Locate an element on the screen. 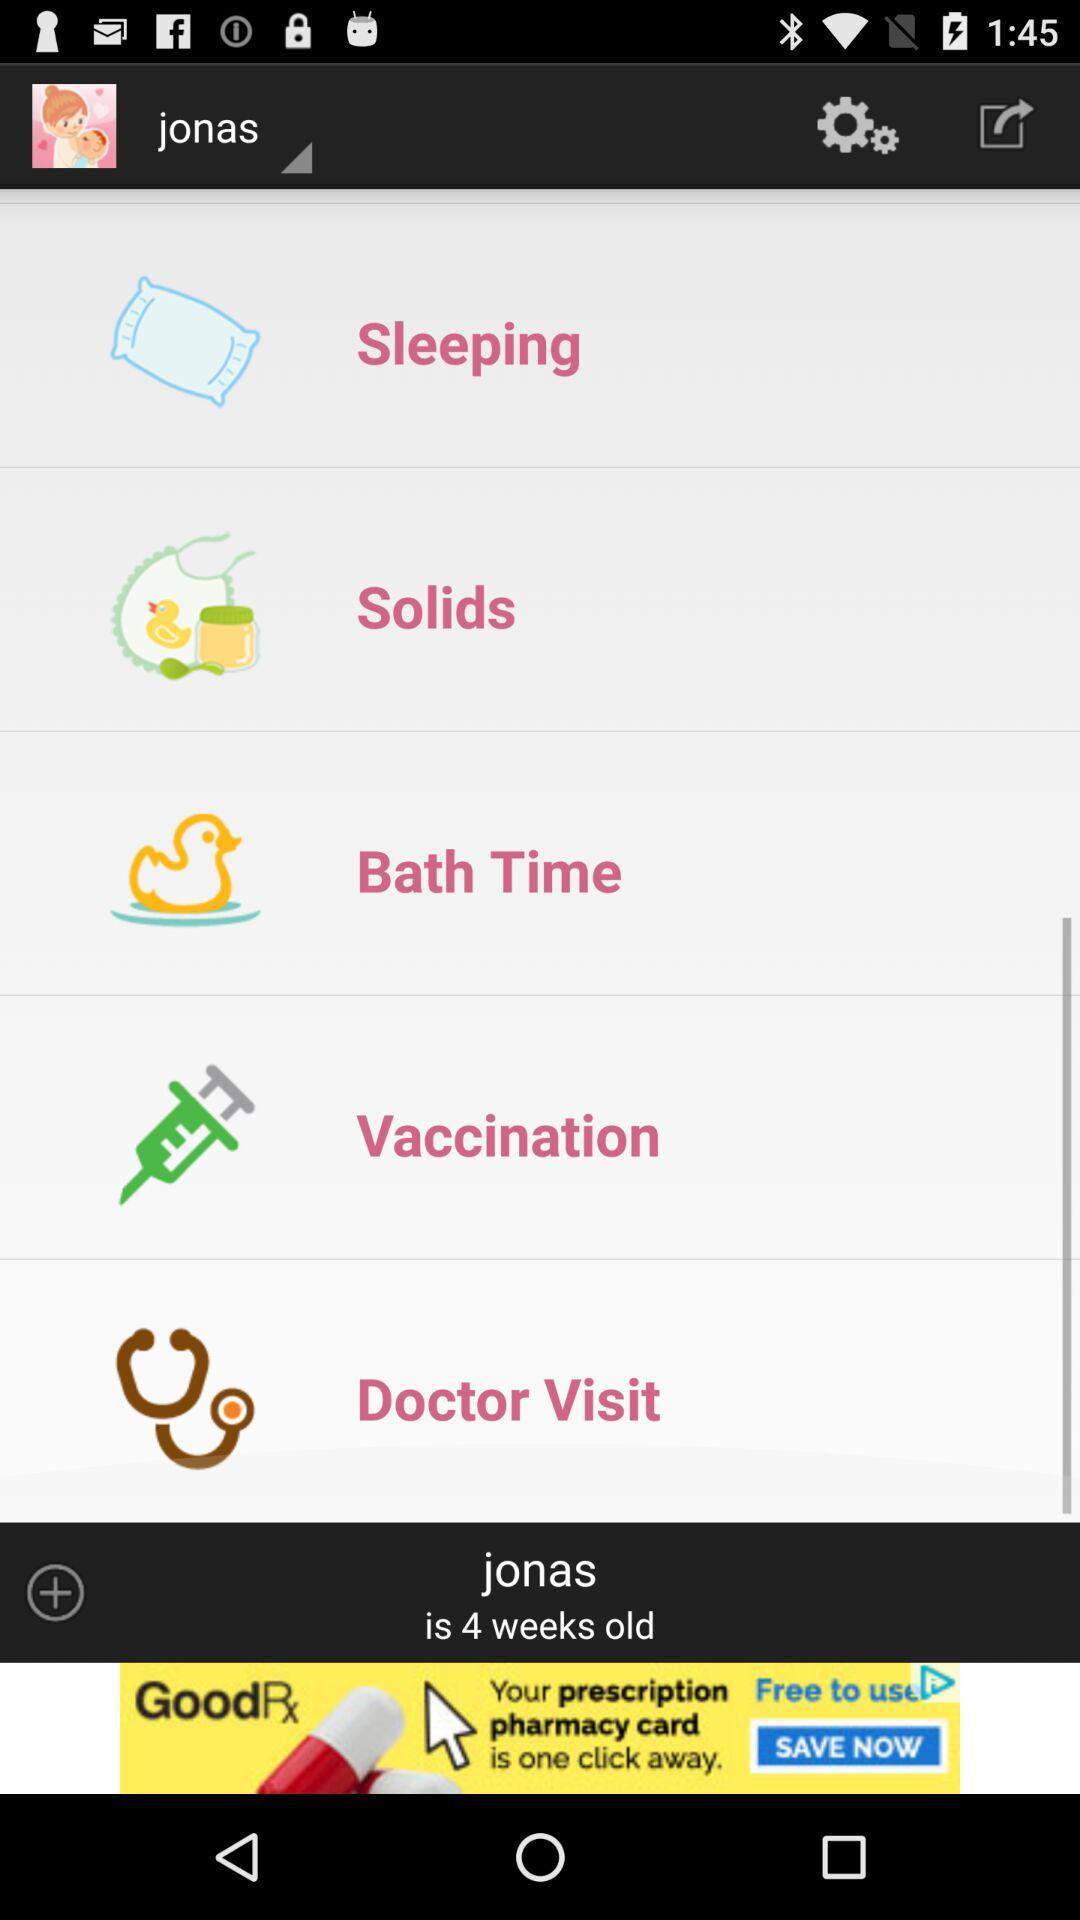  option is located at coordinates (54, 1591).